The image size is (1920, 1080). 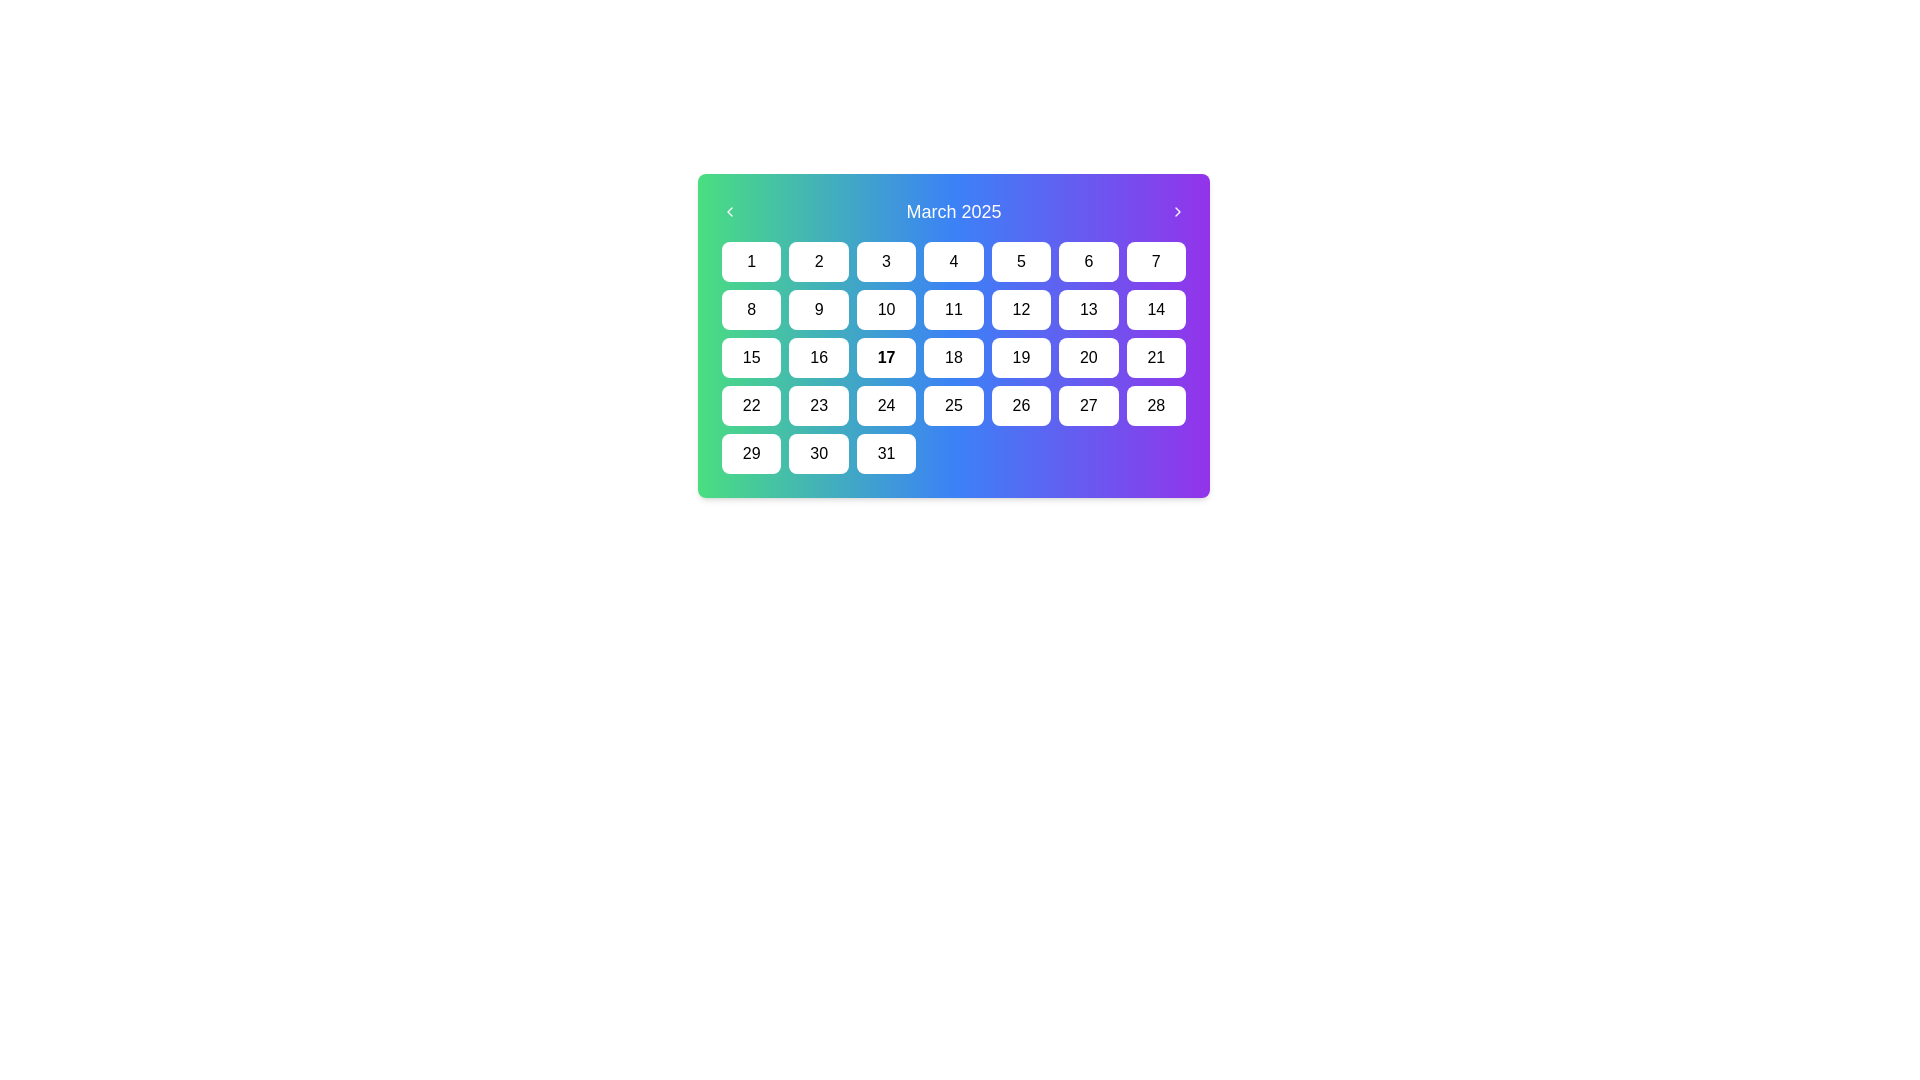 I want to click on the button-like UI component displaying '26' in black, which is part of a calendar layout and located in the fifth column of the fourth row, so click(x=1021, y=405).